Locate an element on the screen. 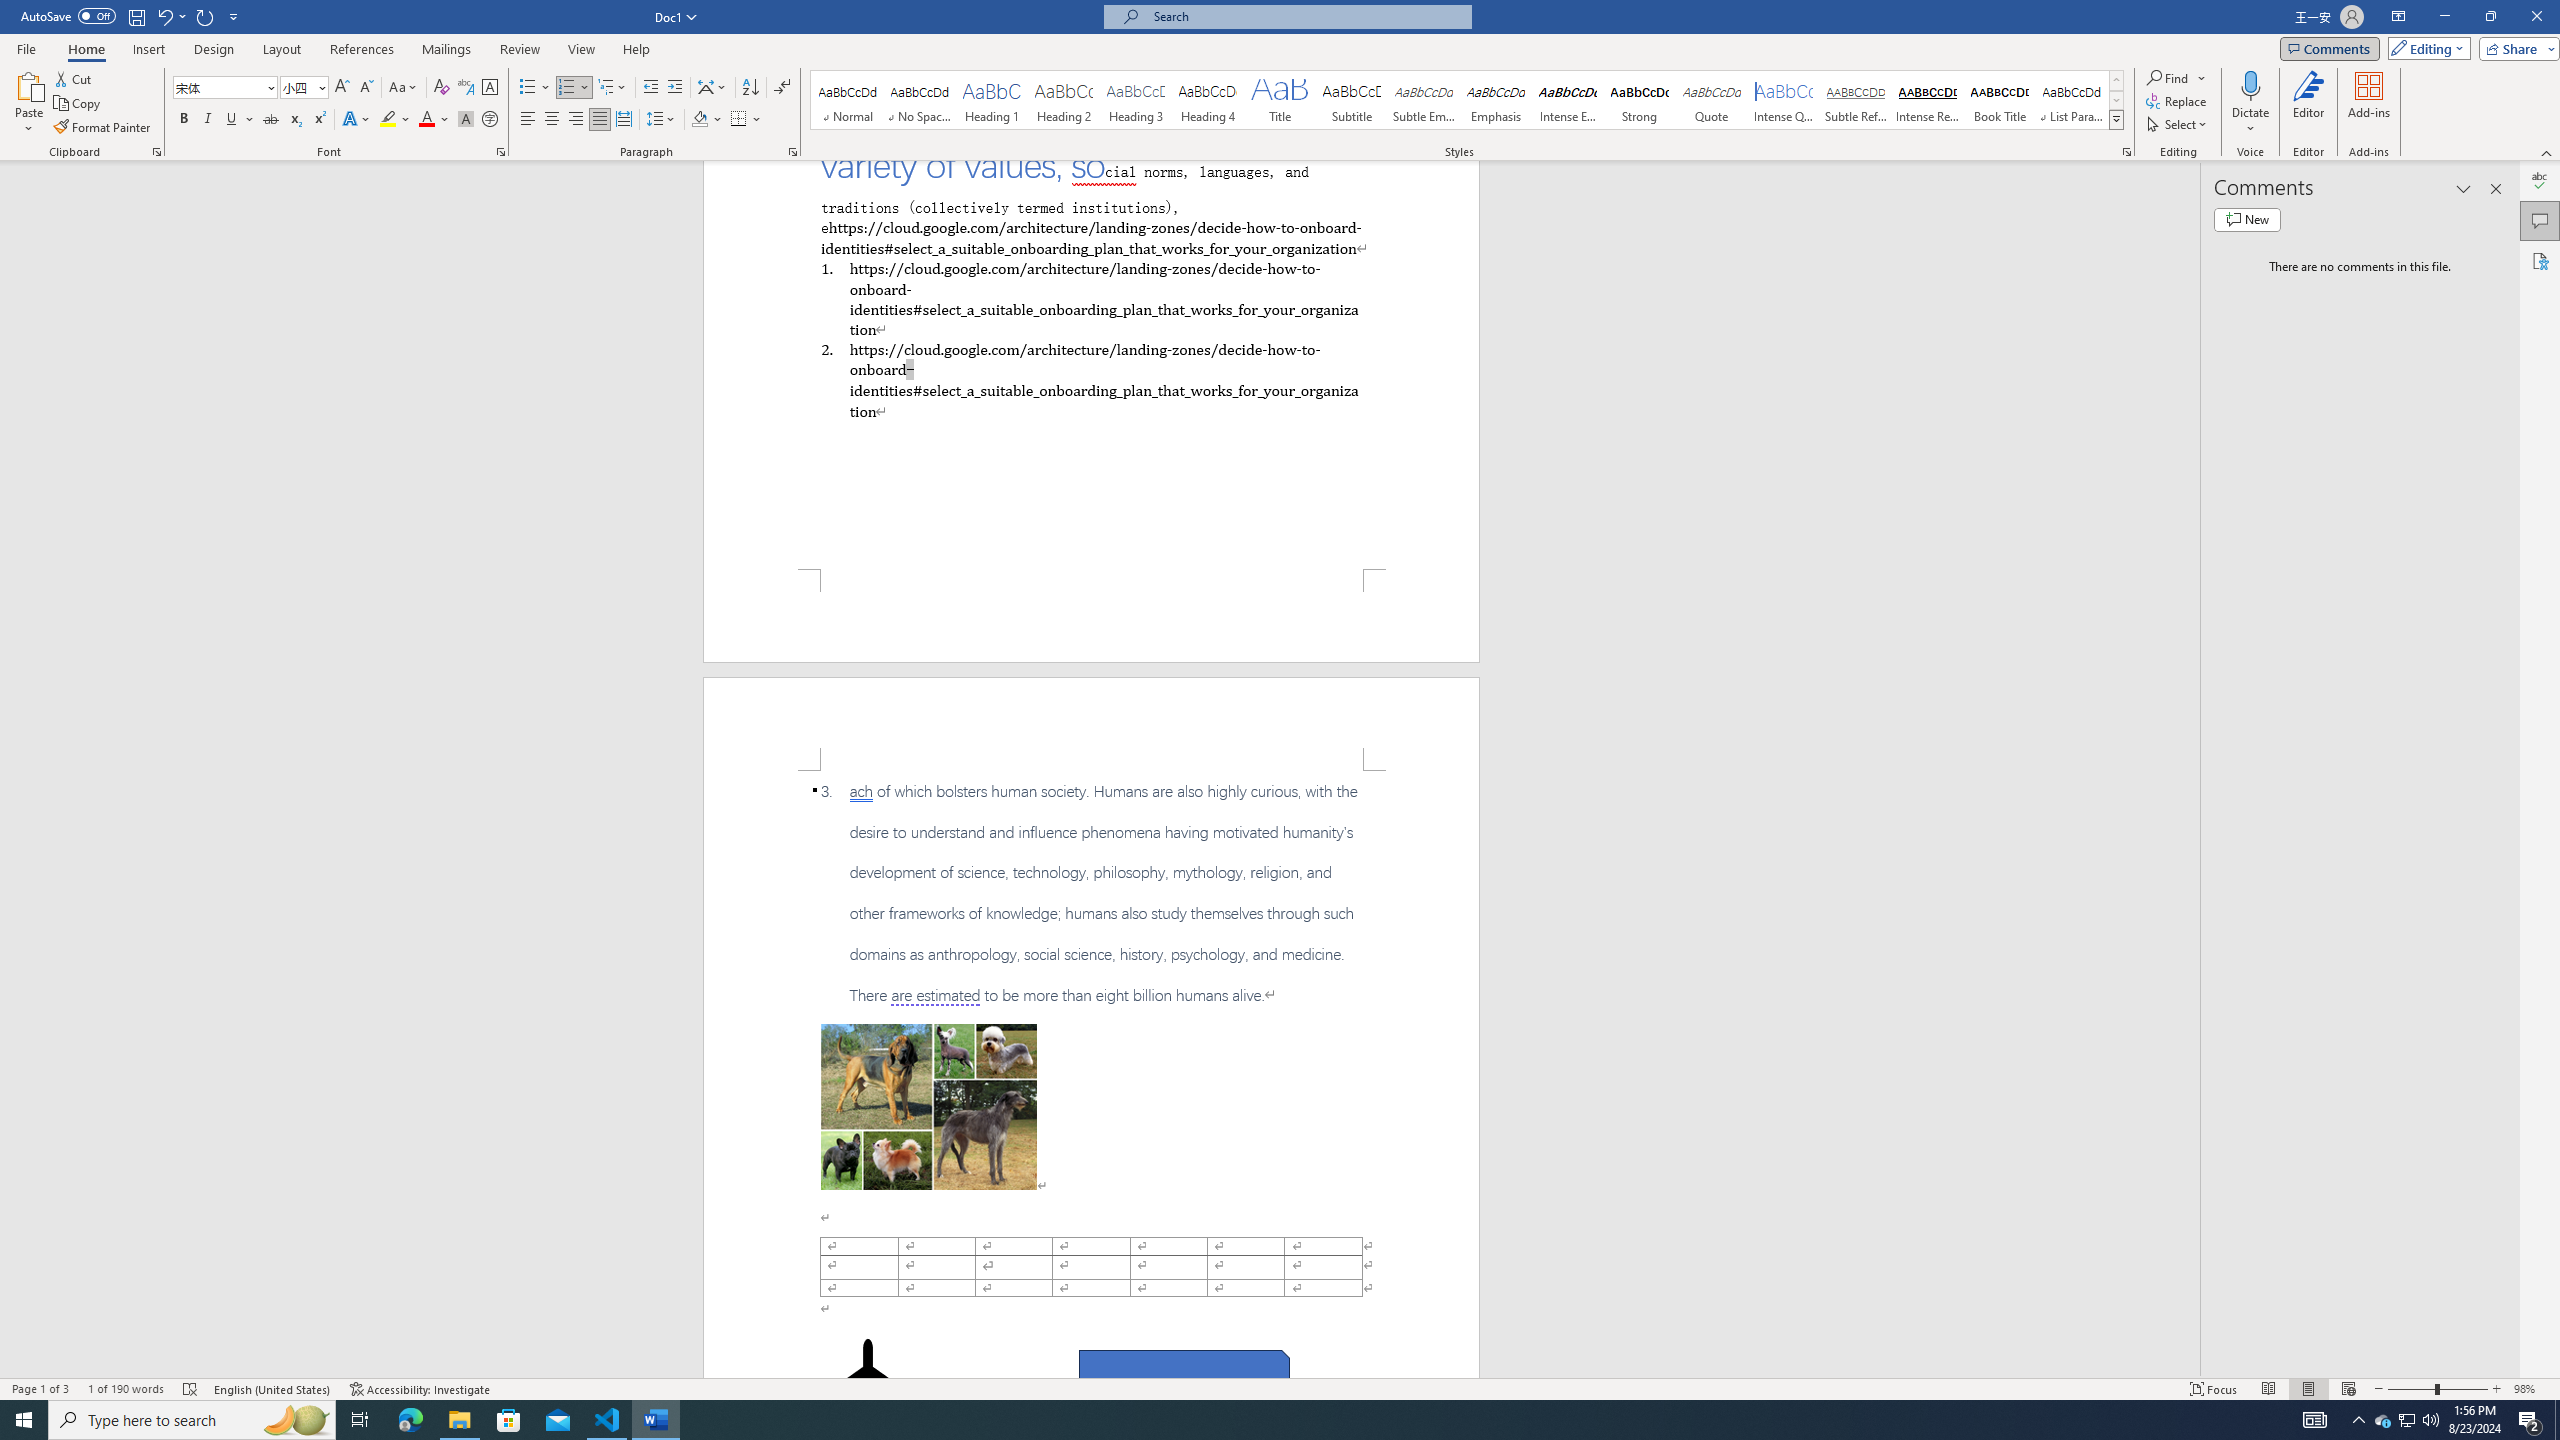  'Layout' is located at coordinates (281, 49).